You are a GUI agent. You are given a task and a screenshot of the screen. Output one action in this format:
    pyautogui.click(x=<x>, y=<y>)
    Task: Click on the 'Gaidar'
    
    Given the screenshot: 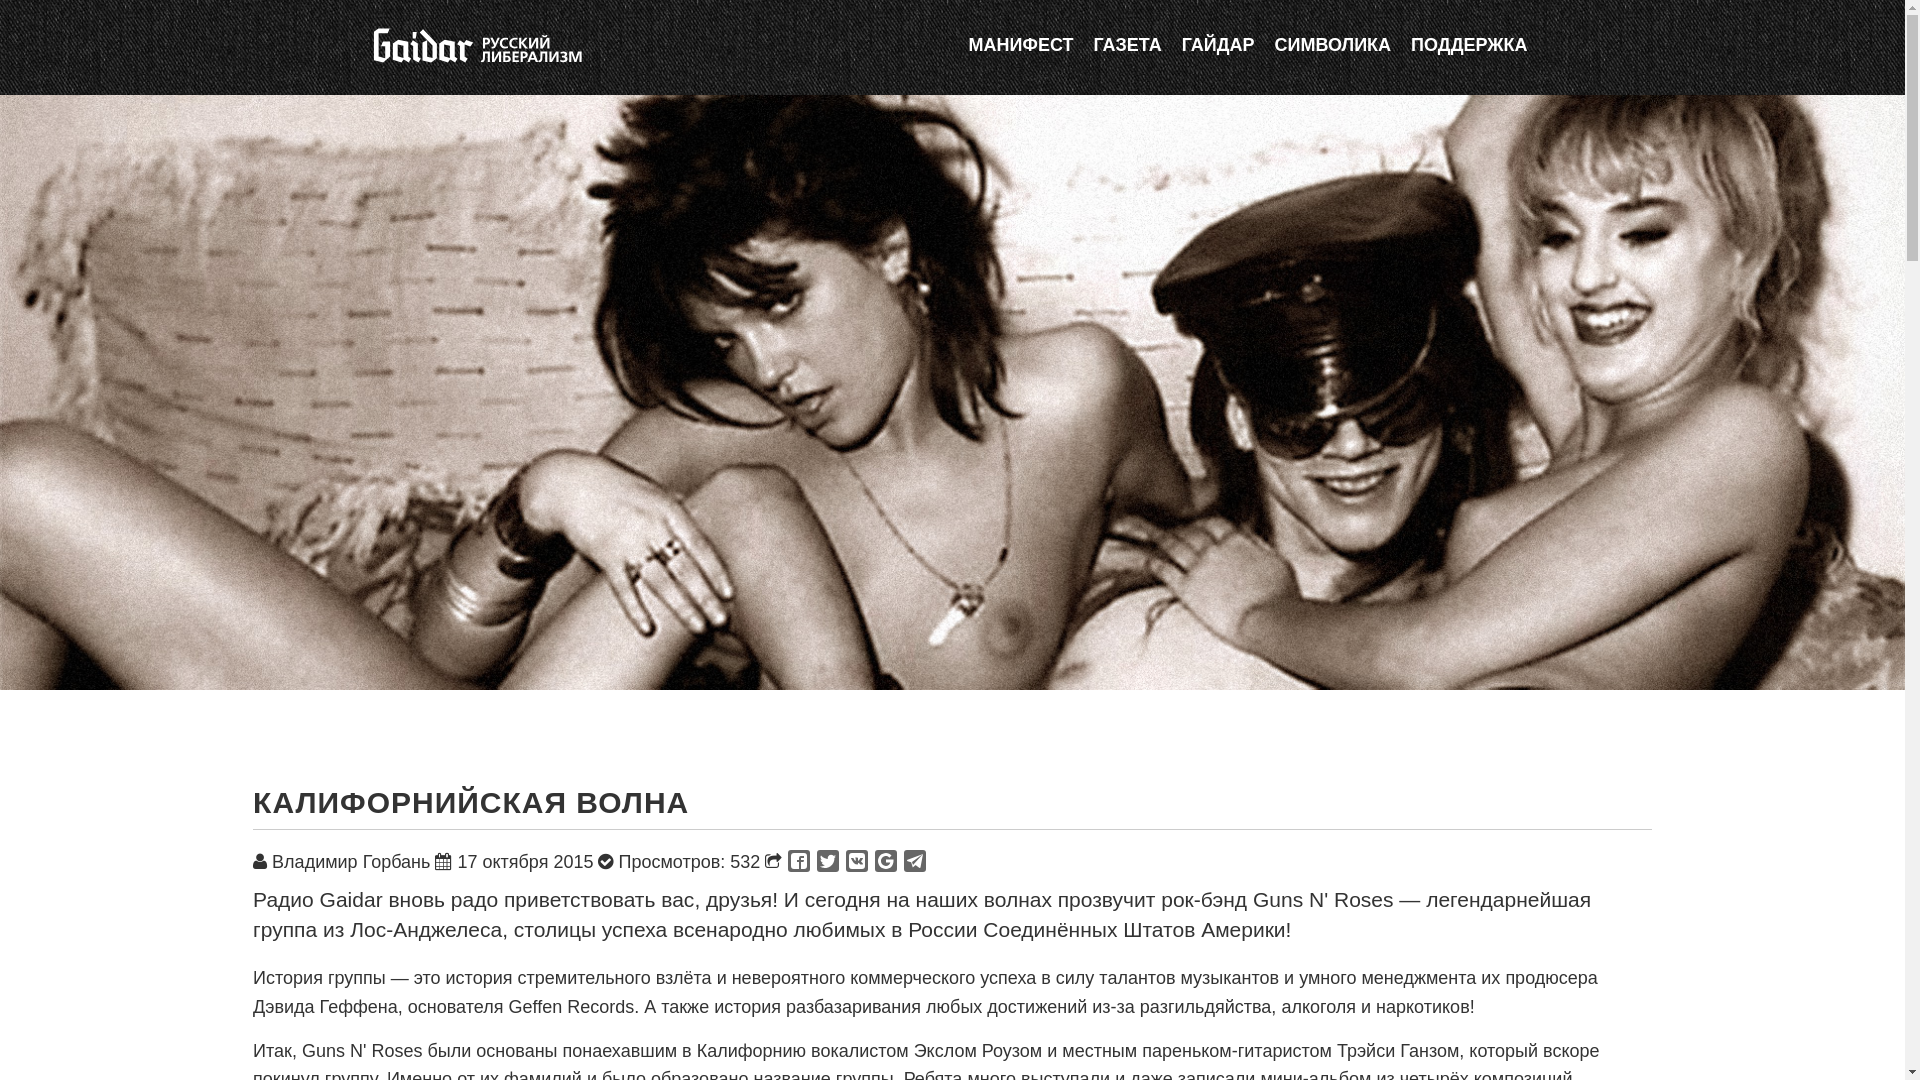 What is the action you would take?
    pyautogui.click(x=474, y=45)
    